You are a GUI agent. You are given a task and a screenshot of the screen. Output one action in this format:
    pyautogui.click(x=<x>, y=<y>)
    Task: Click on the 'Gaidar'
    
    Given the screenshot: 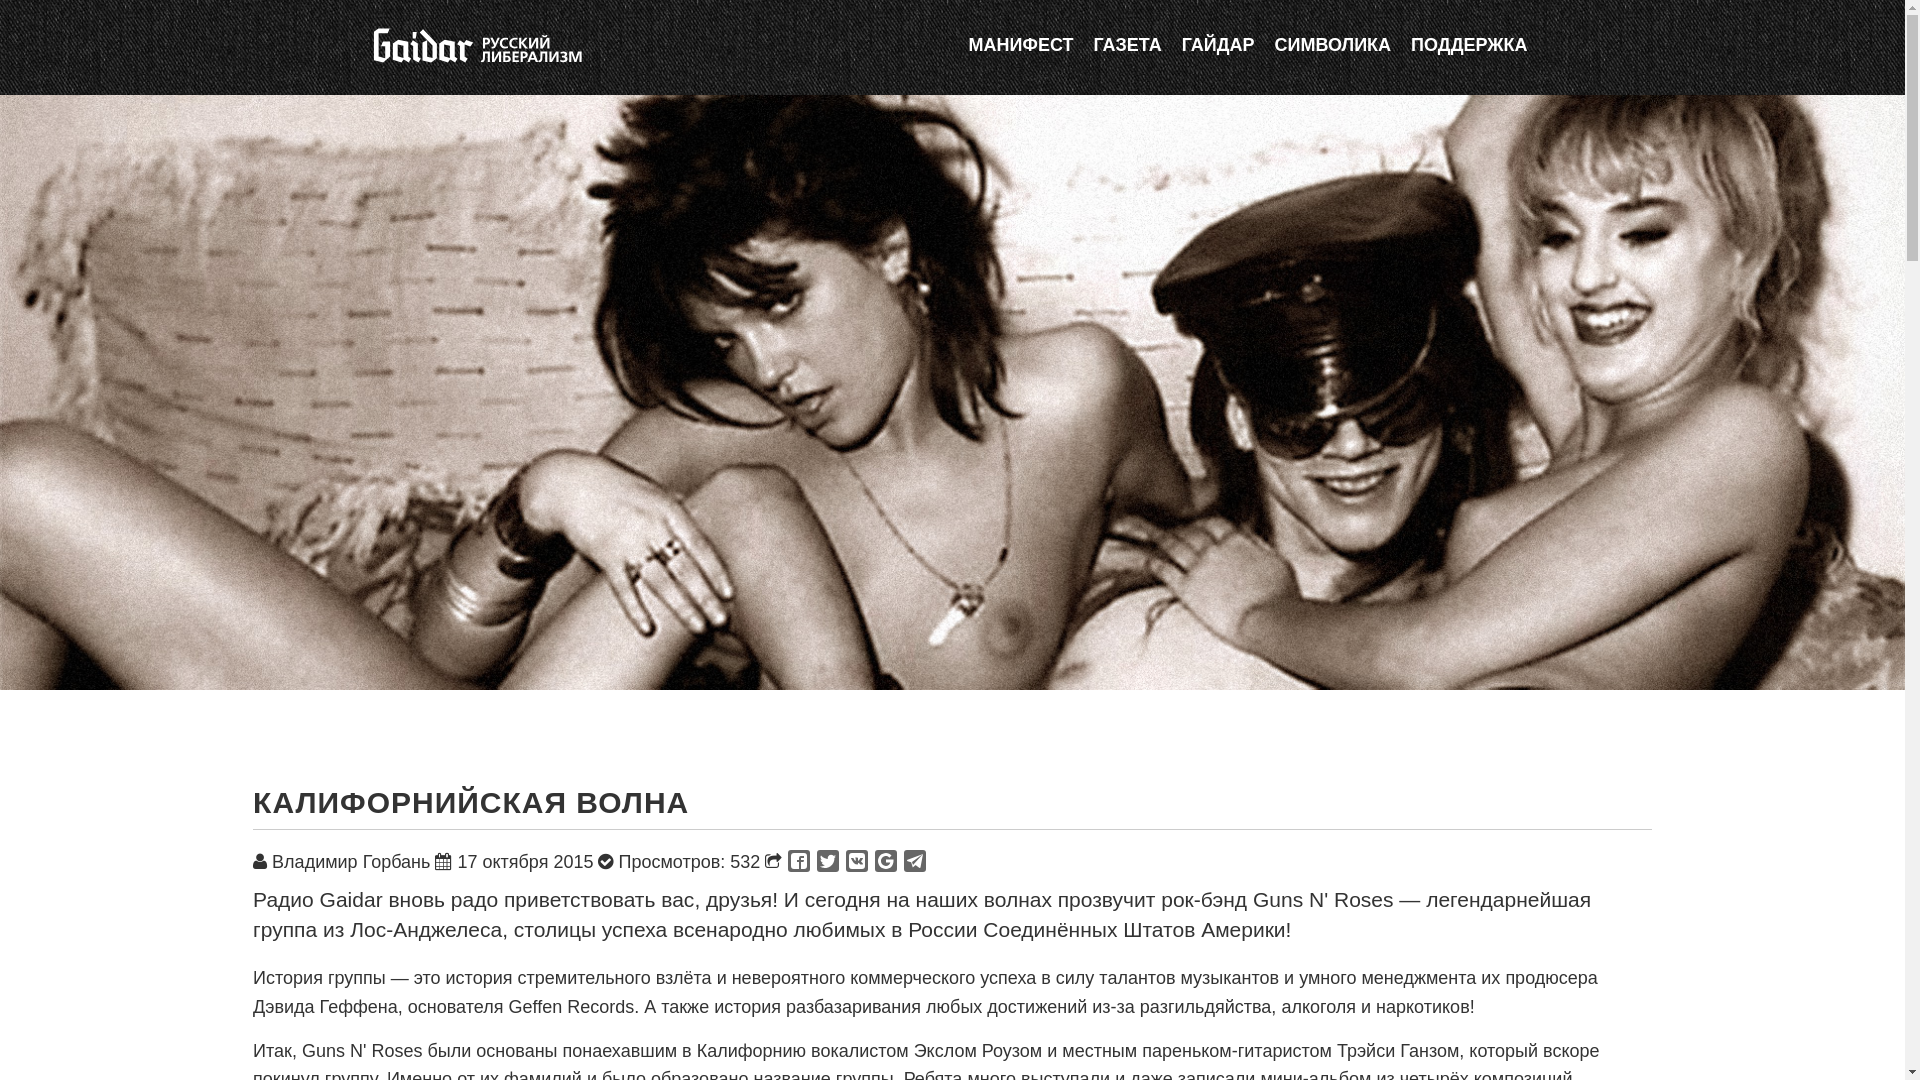 What is the action you would take?
    pyautogui.click(x=474, y=45)
    